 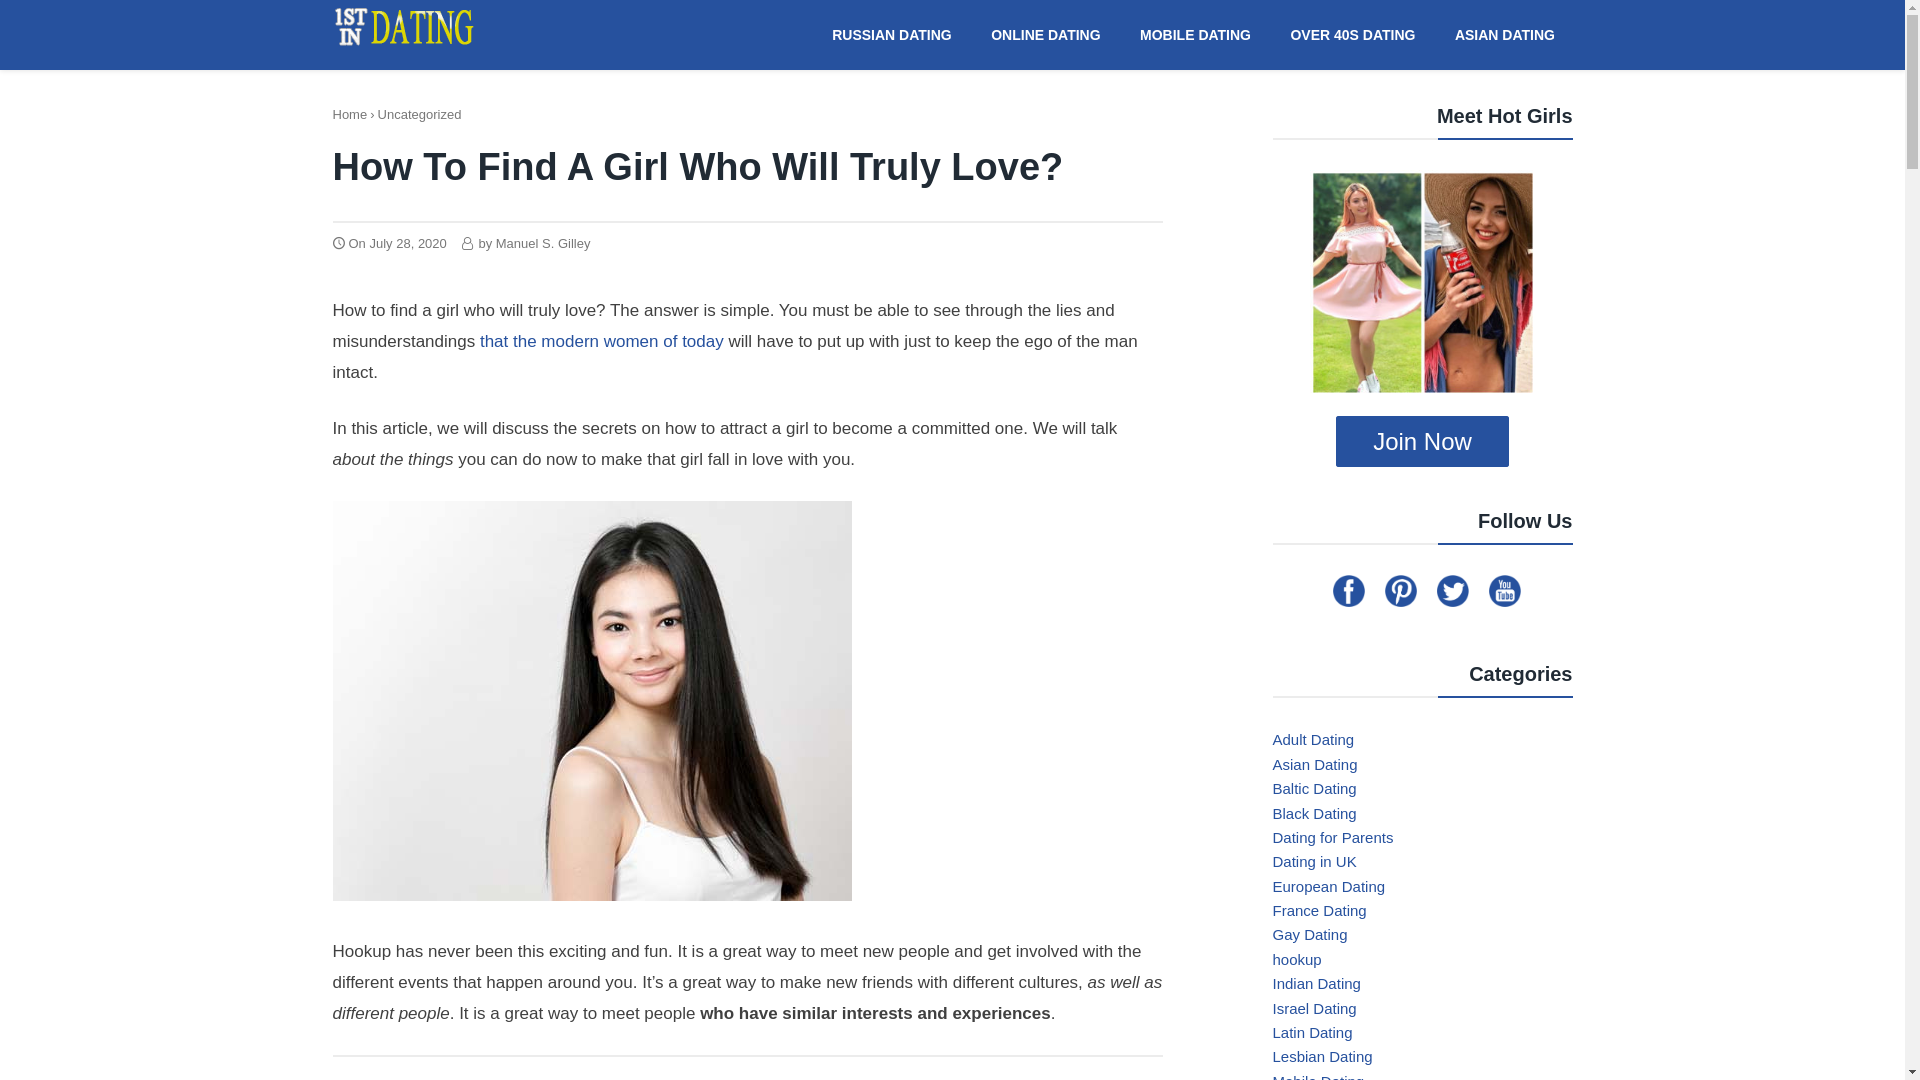 What do you see at coordinates (1421, 440) in the screenshot?
I see `'Join Now'` at bounding box center [1421, 440].